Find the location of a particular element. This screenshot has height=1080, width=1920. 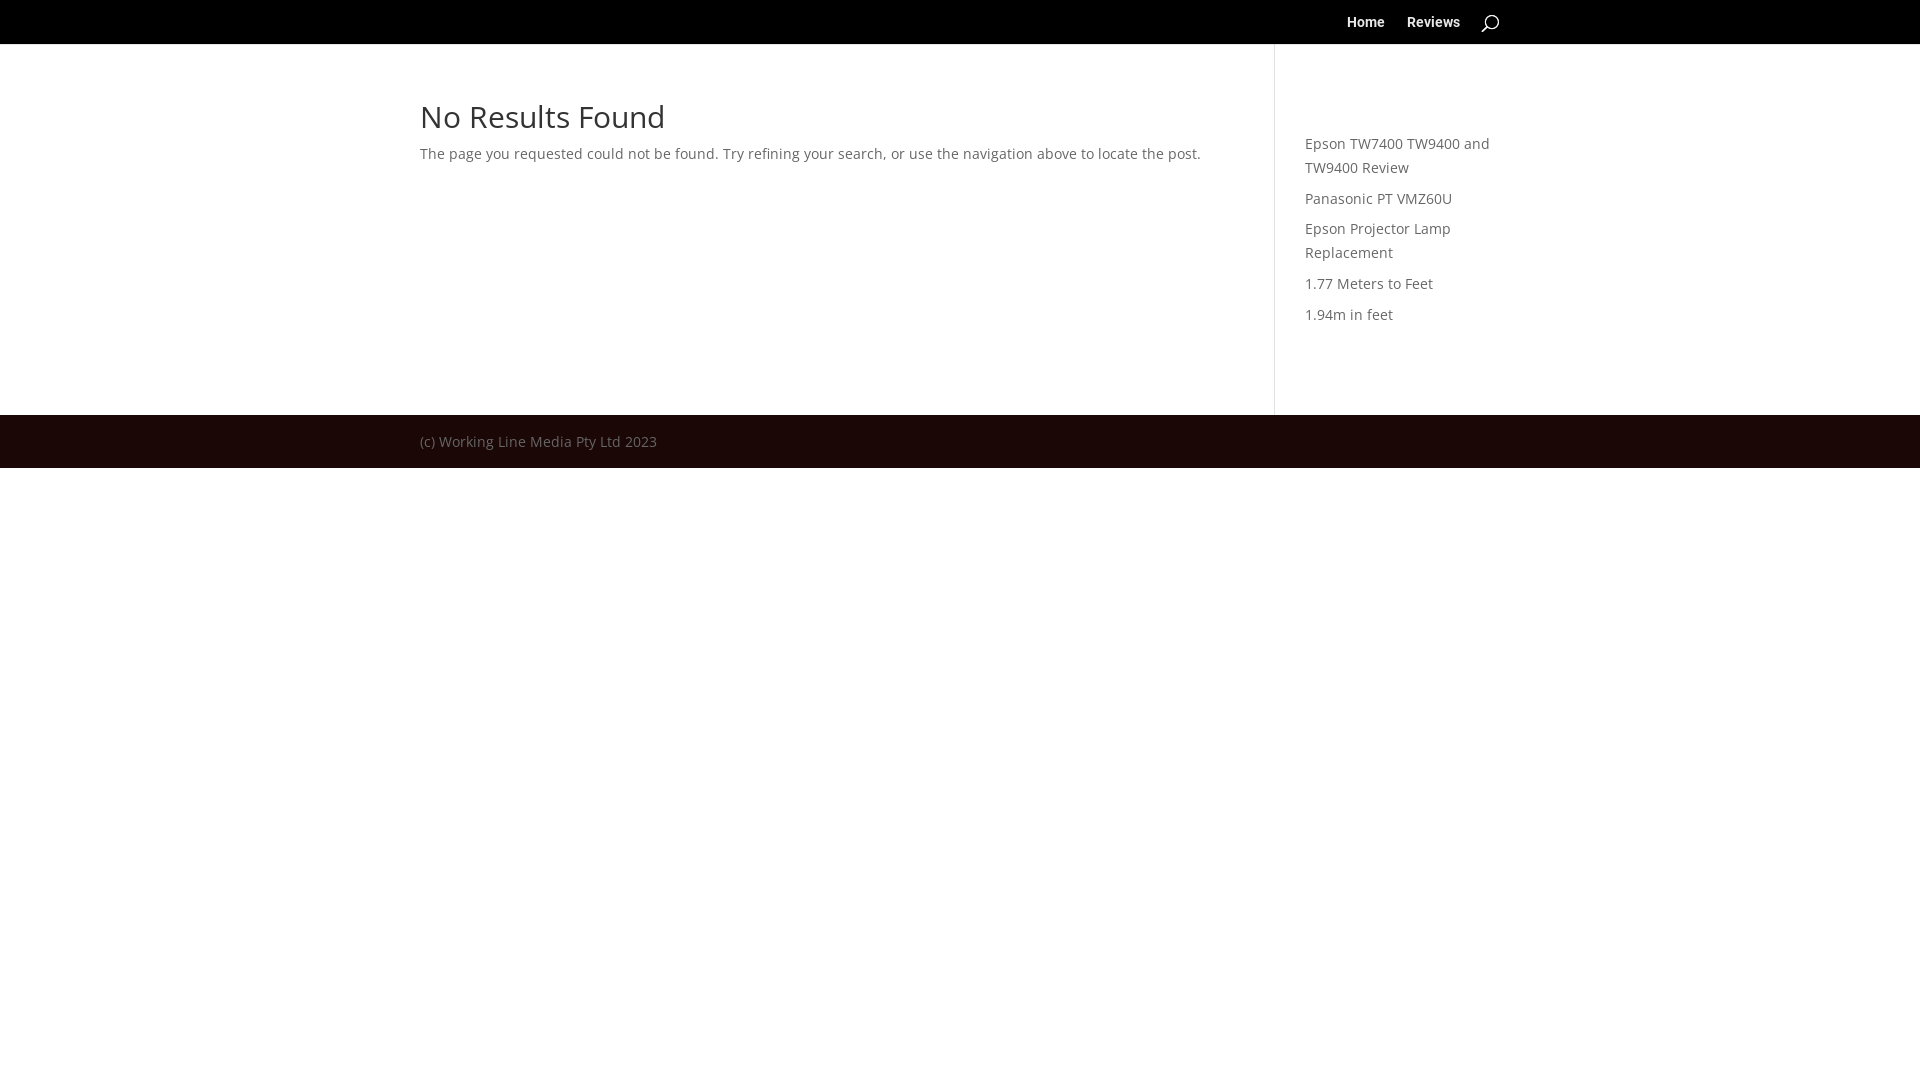

'Panasonic PT VMZ60U' is located at coordinates (1377, 198).